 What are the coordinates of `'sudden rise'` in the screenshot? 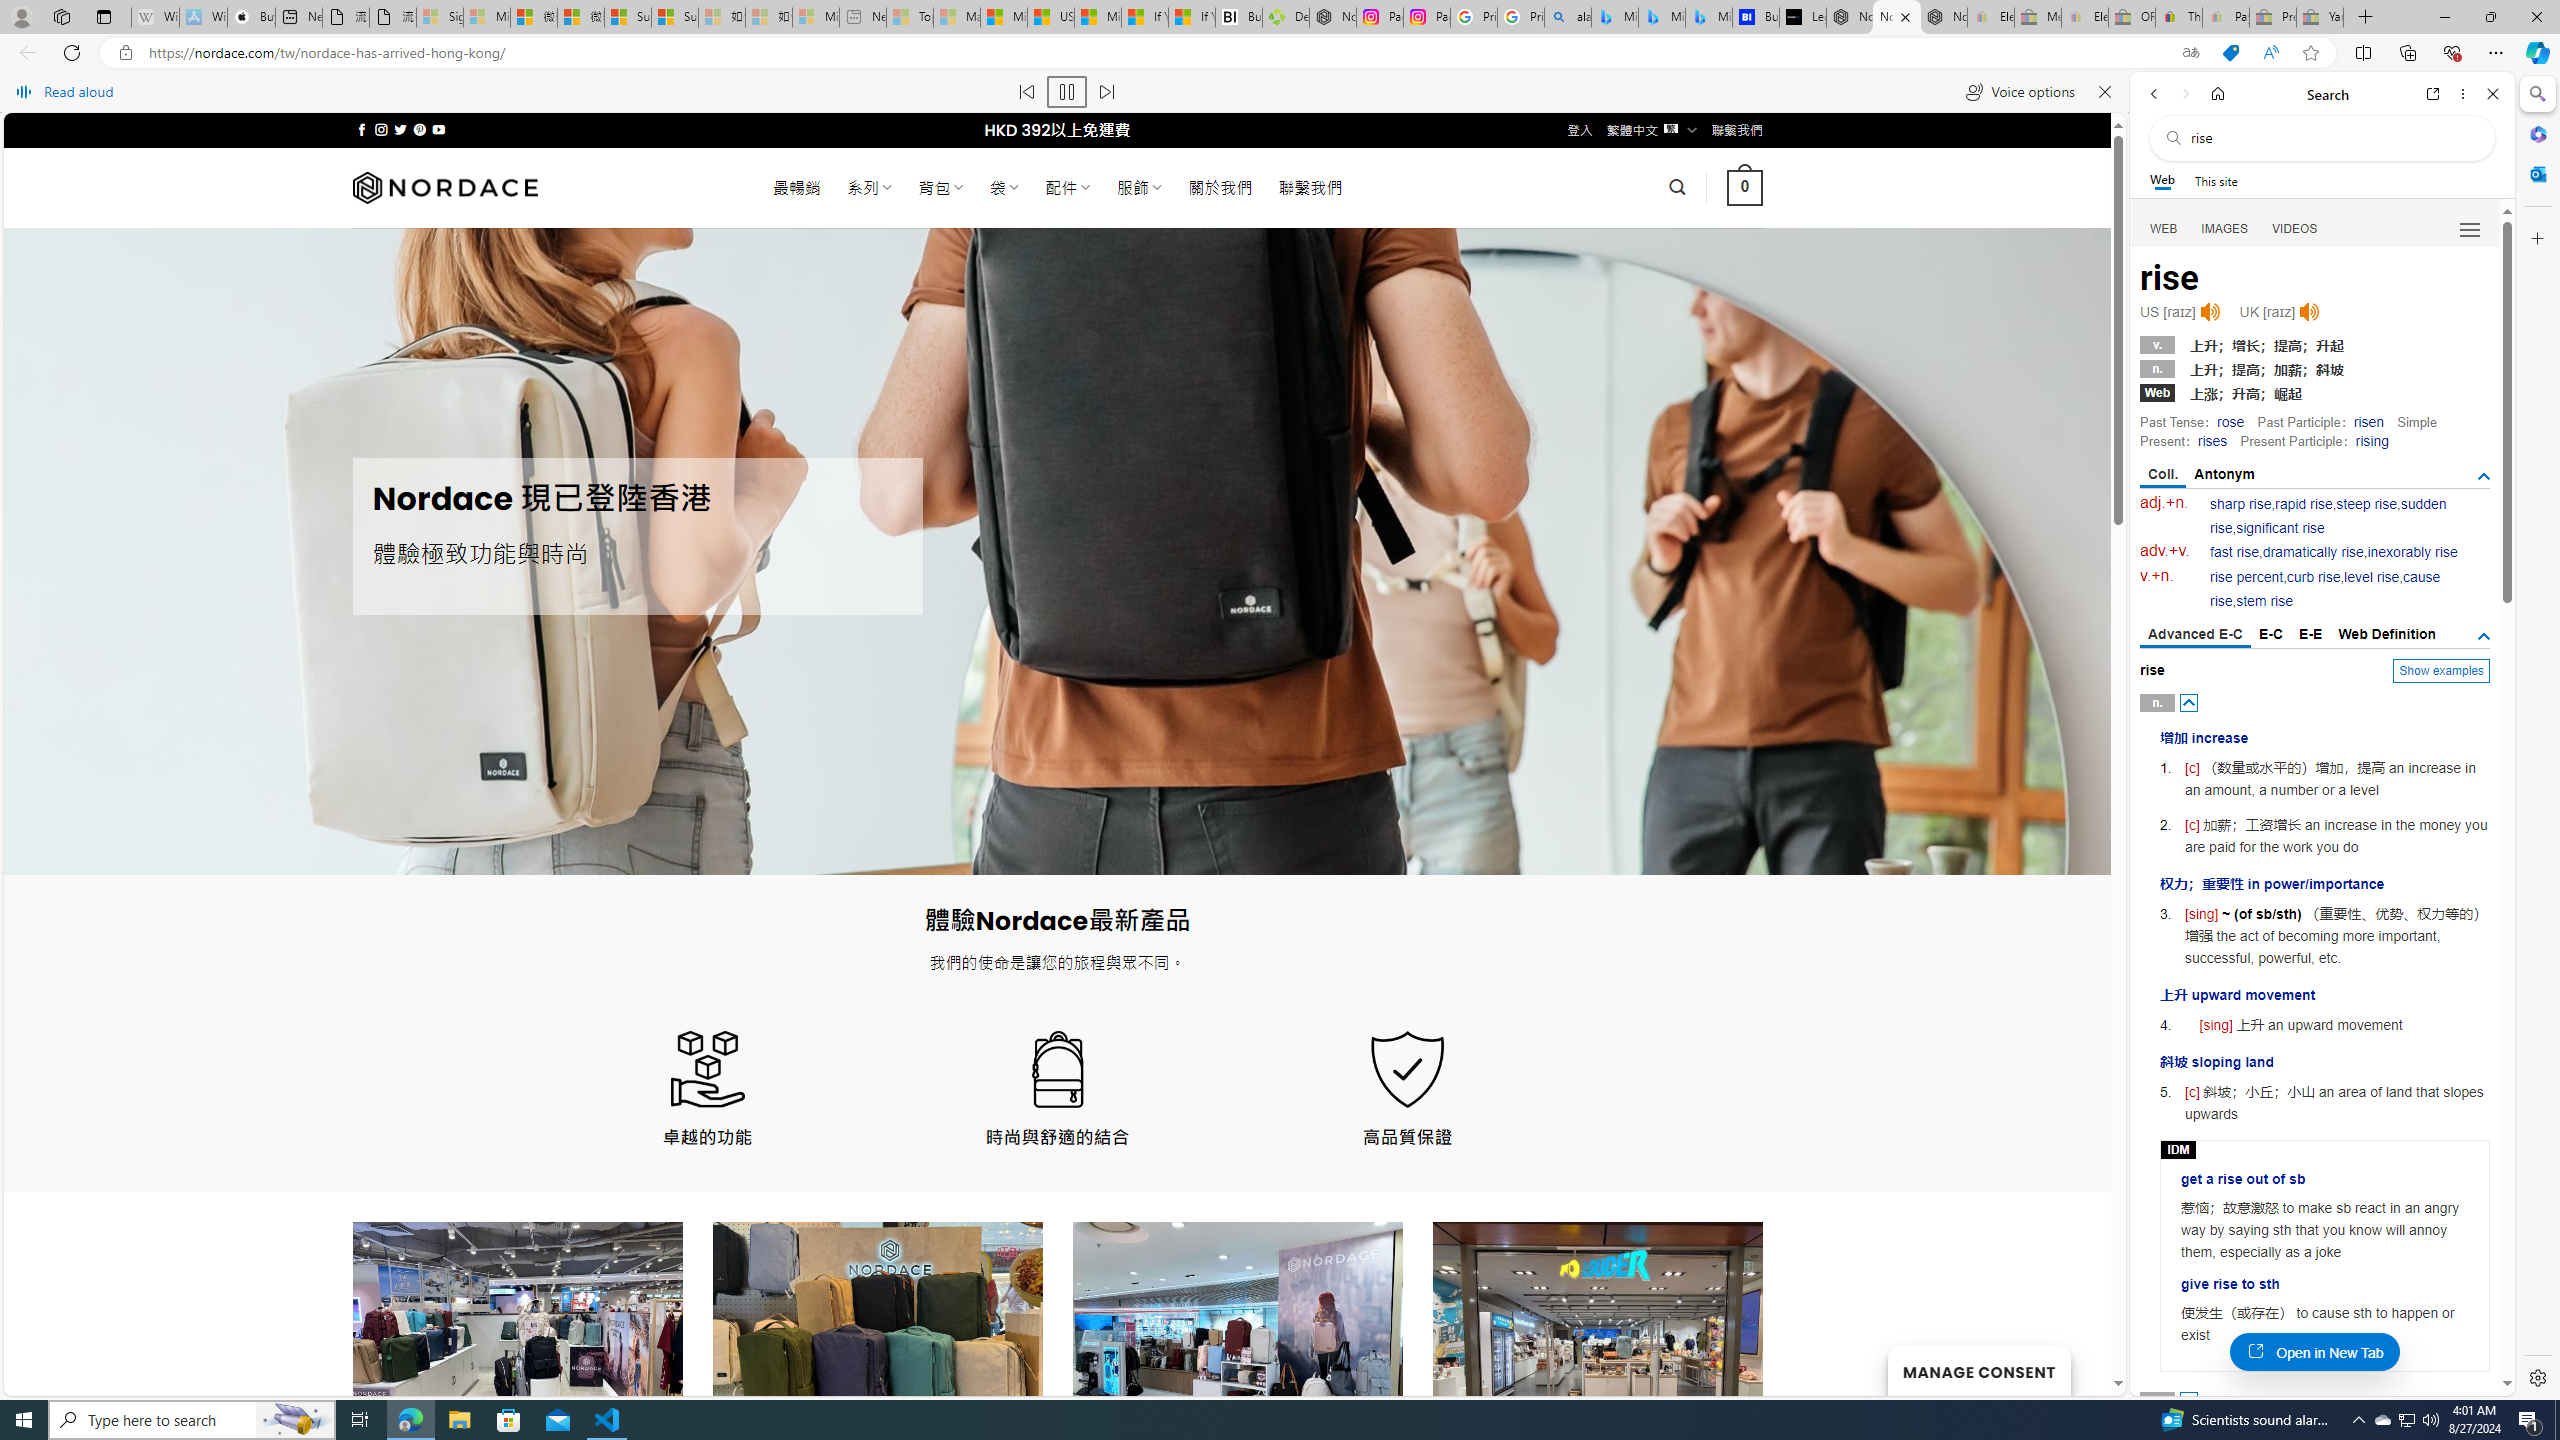 It's located at (2327, 516).